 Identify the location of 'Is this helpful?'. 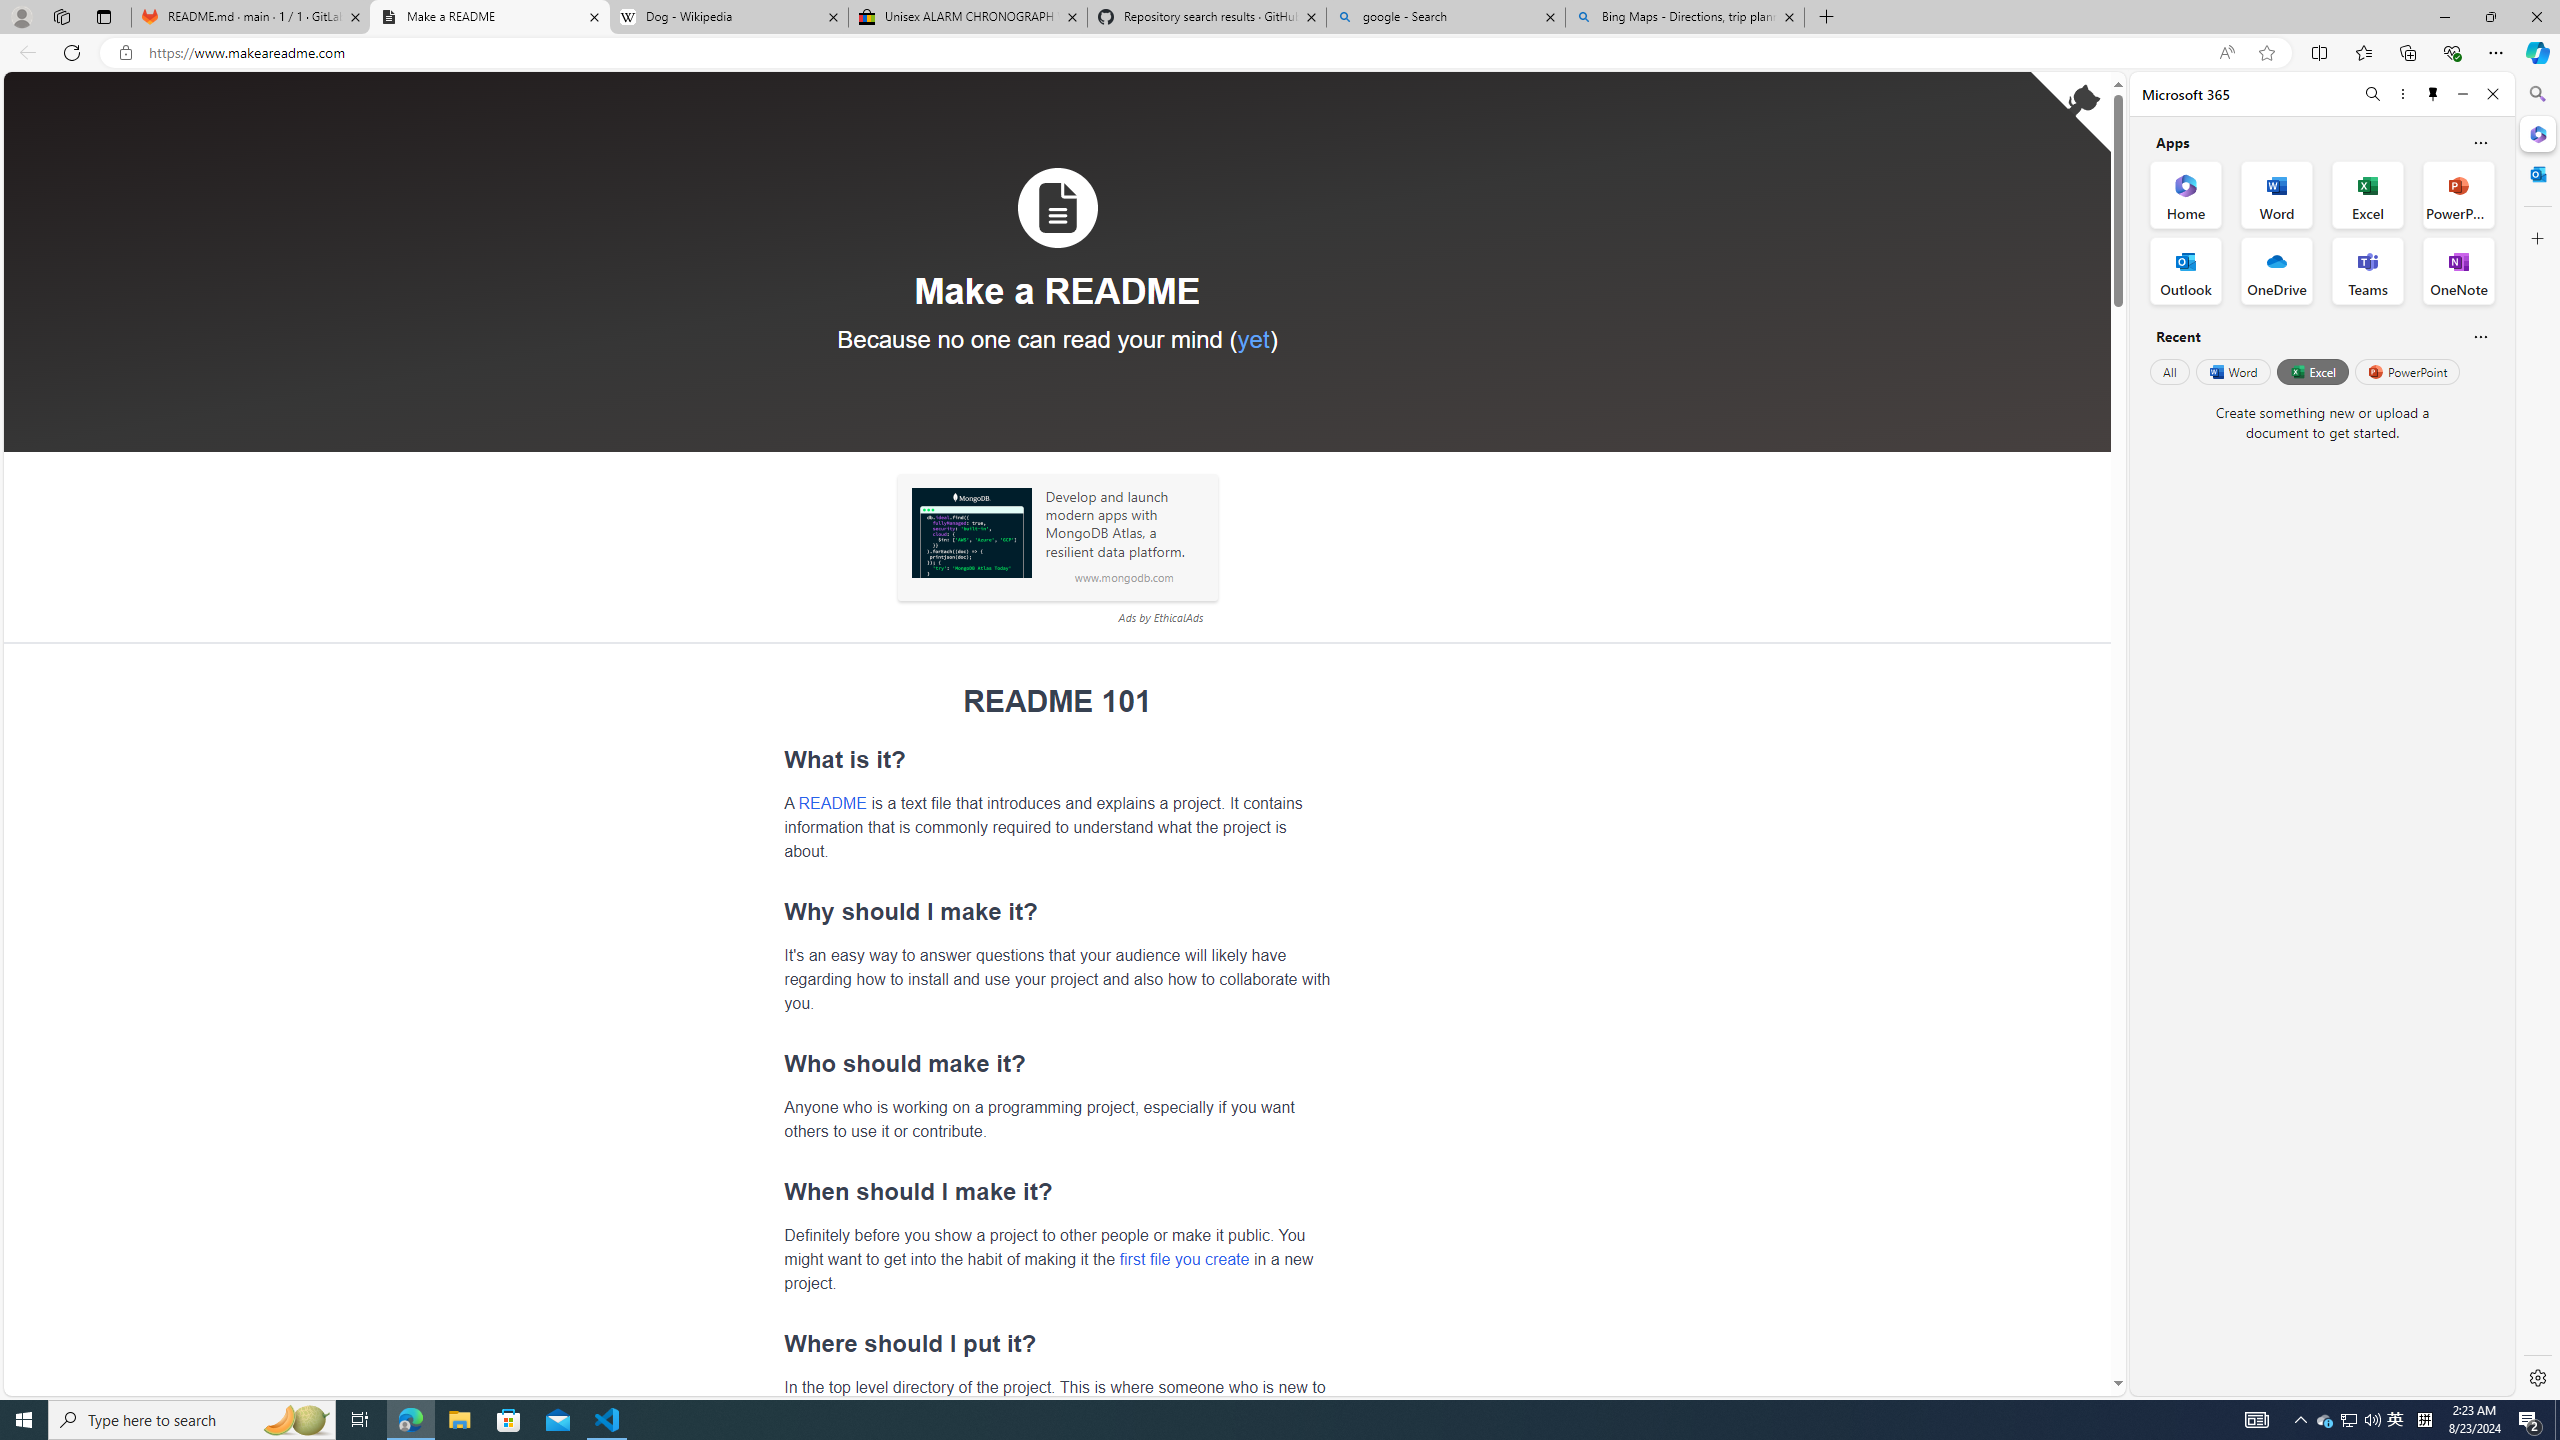
(2479, 336).